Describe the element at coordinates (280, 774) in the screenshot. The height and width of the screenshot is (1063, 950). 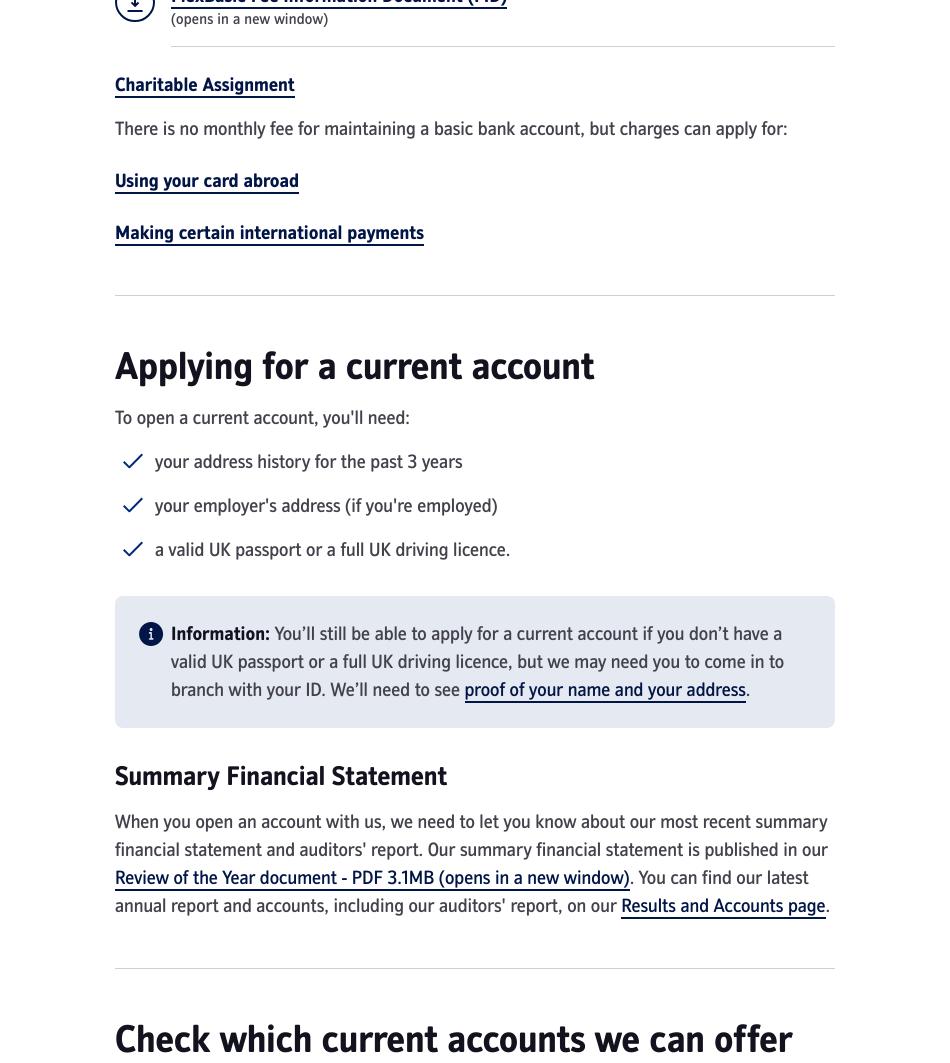
I see `'Summary Financial Statement'` at that location.